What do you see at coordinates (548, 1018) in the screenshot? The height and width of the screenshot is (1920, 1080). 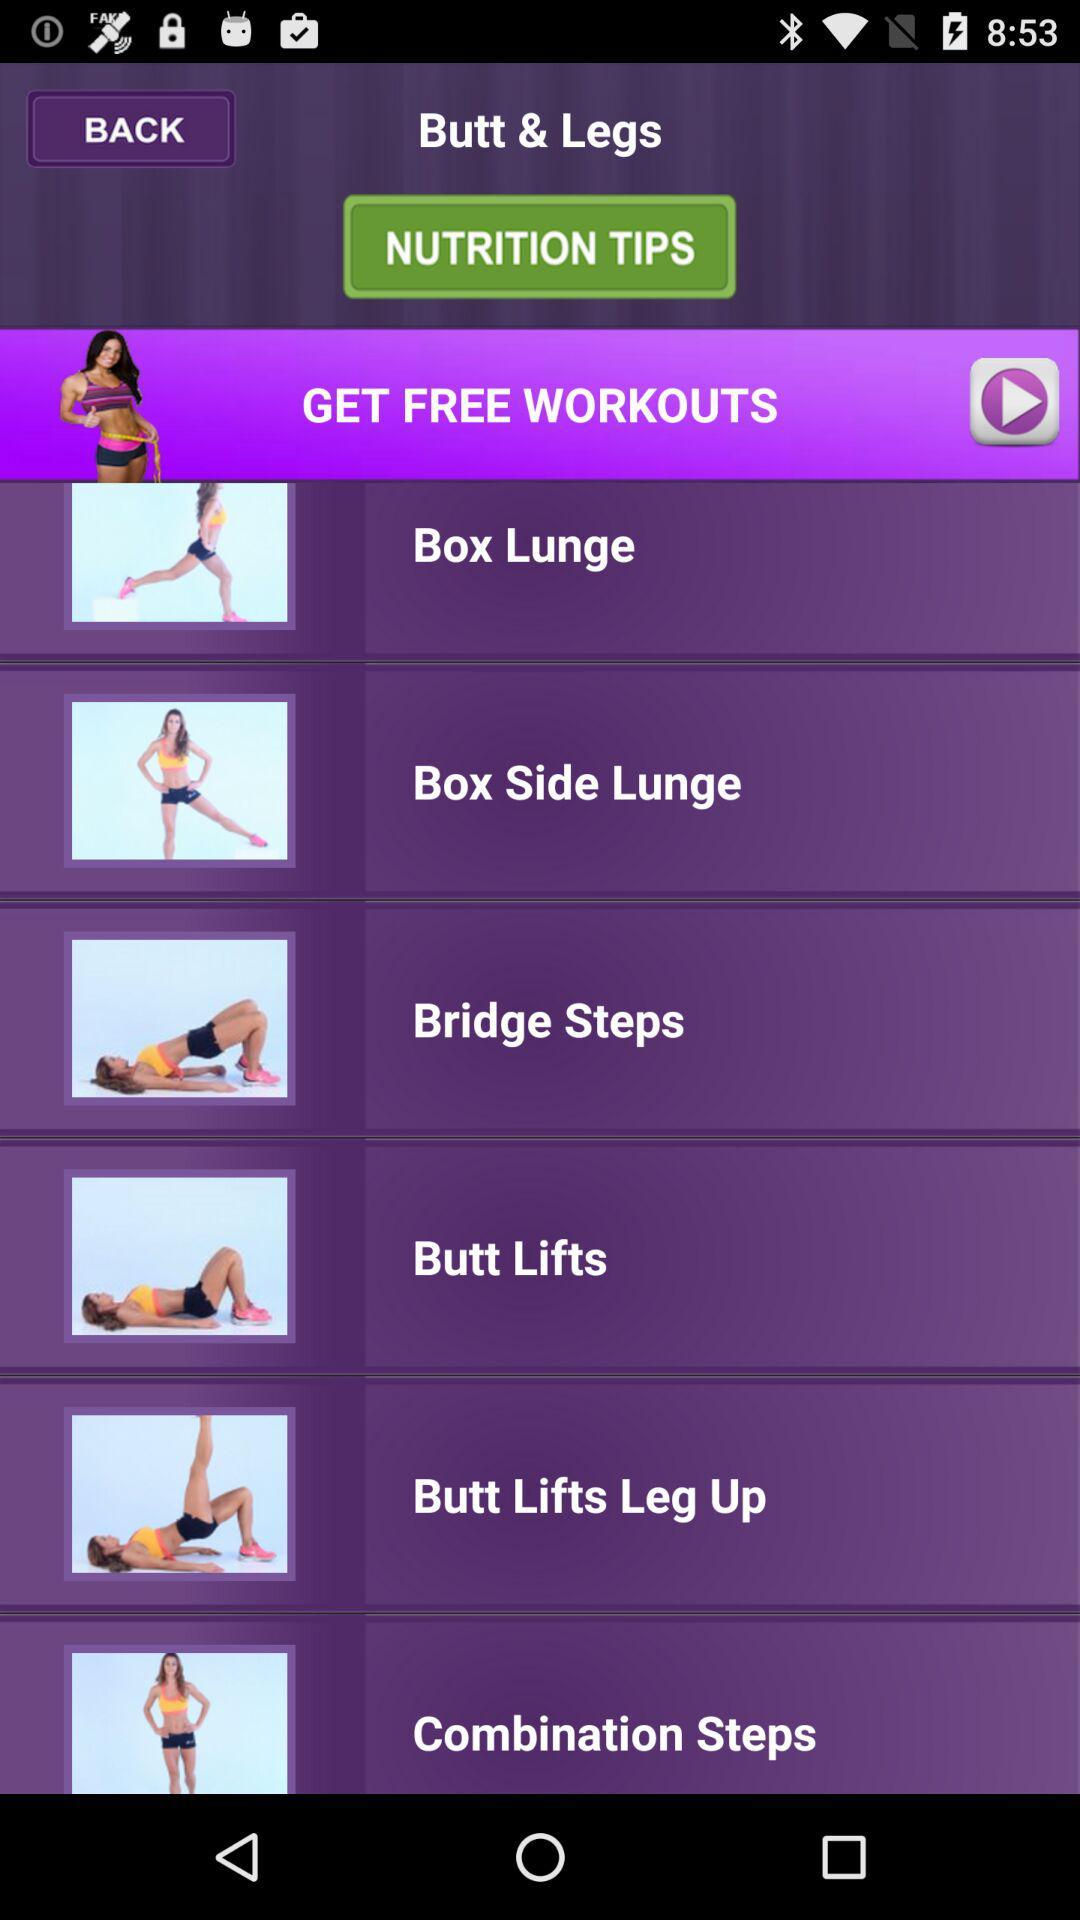 I see `the bridge steps` at bounding box center [548, 1018].